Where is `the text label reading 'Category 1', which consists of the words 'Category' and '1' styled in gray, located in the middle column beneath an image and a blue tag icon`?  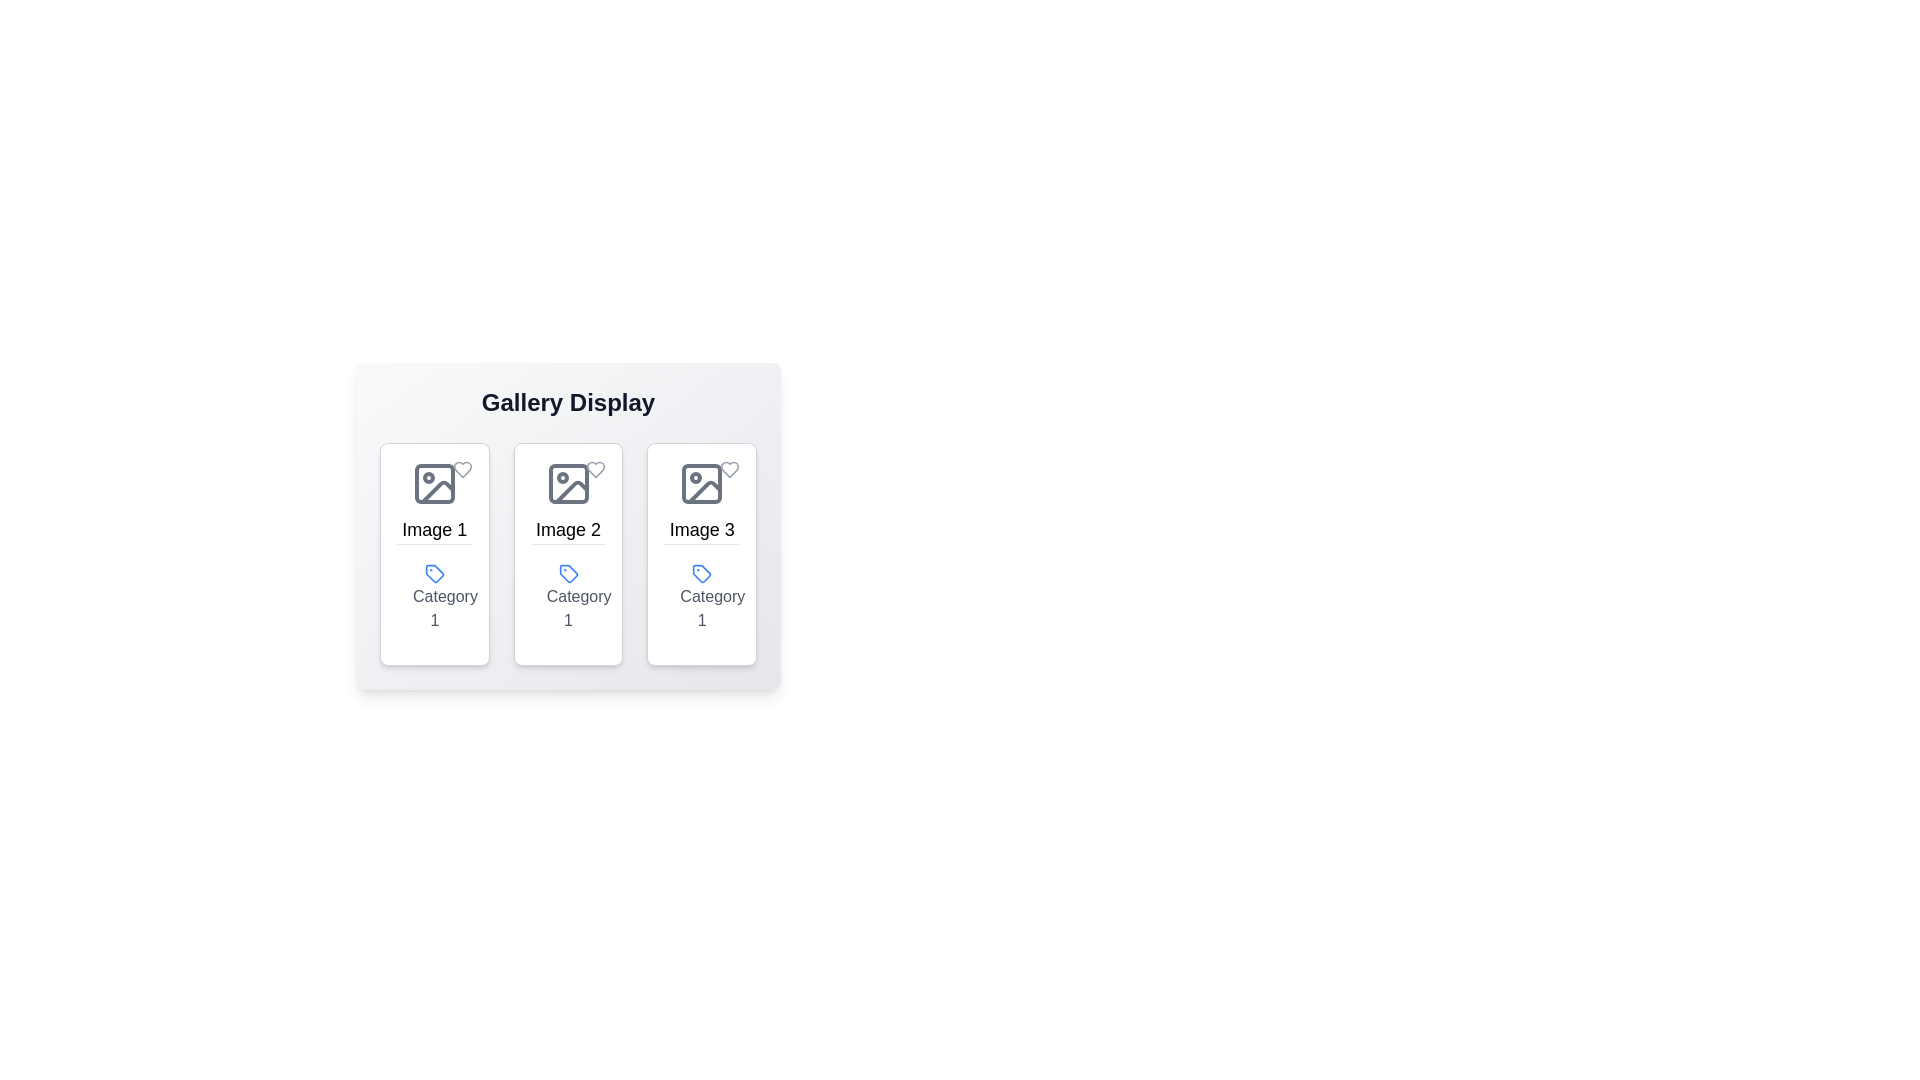 the text label reading 'Category 1', which consists of the words 'Category' and '1' styled in gray, located in the middle column beneath an image and a blue tag icon is located at coordinates (578, 607).